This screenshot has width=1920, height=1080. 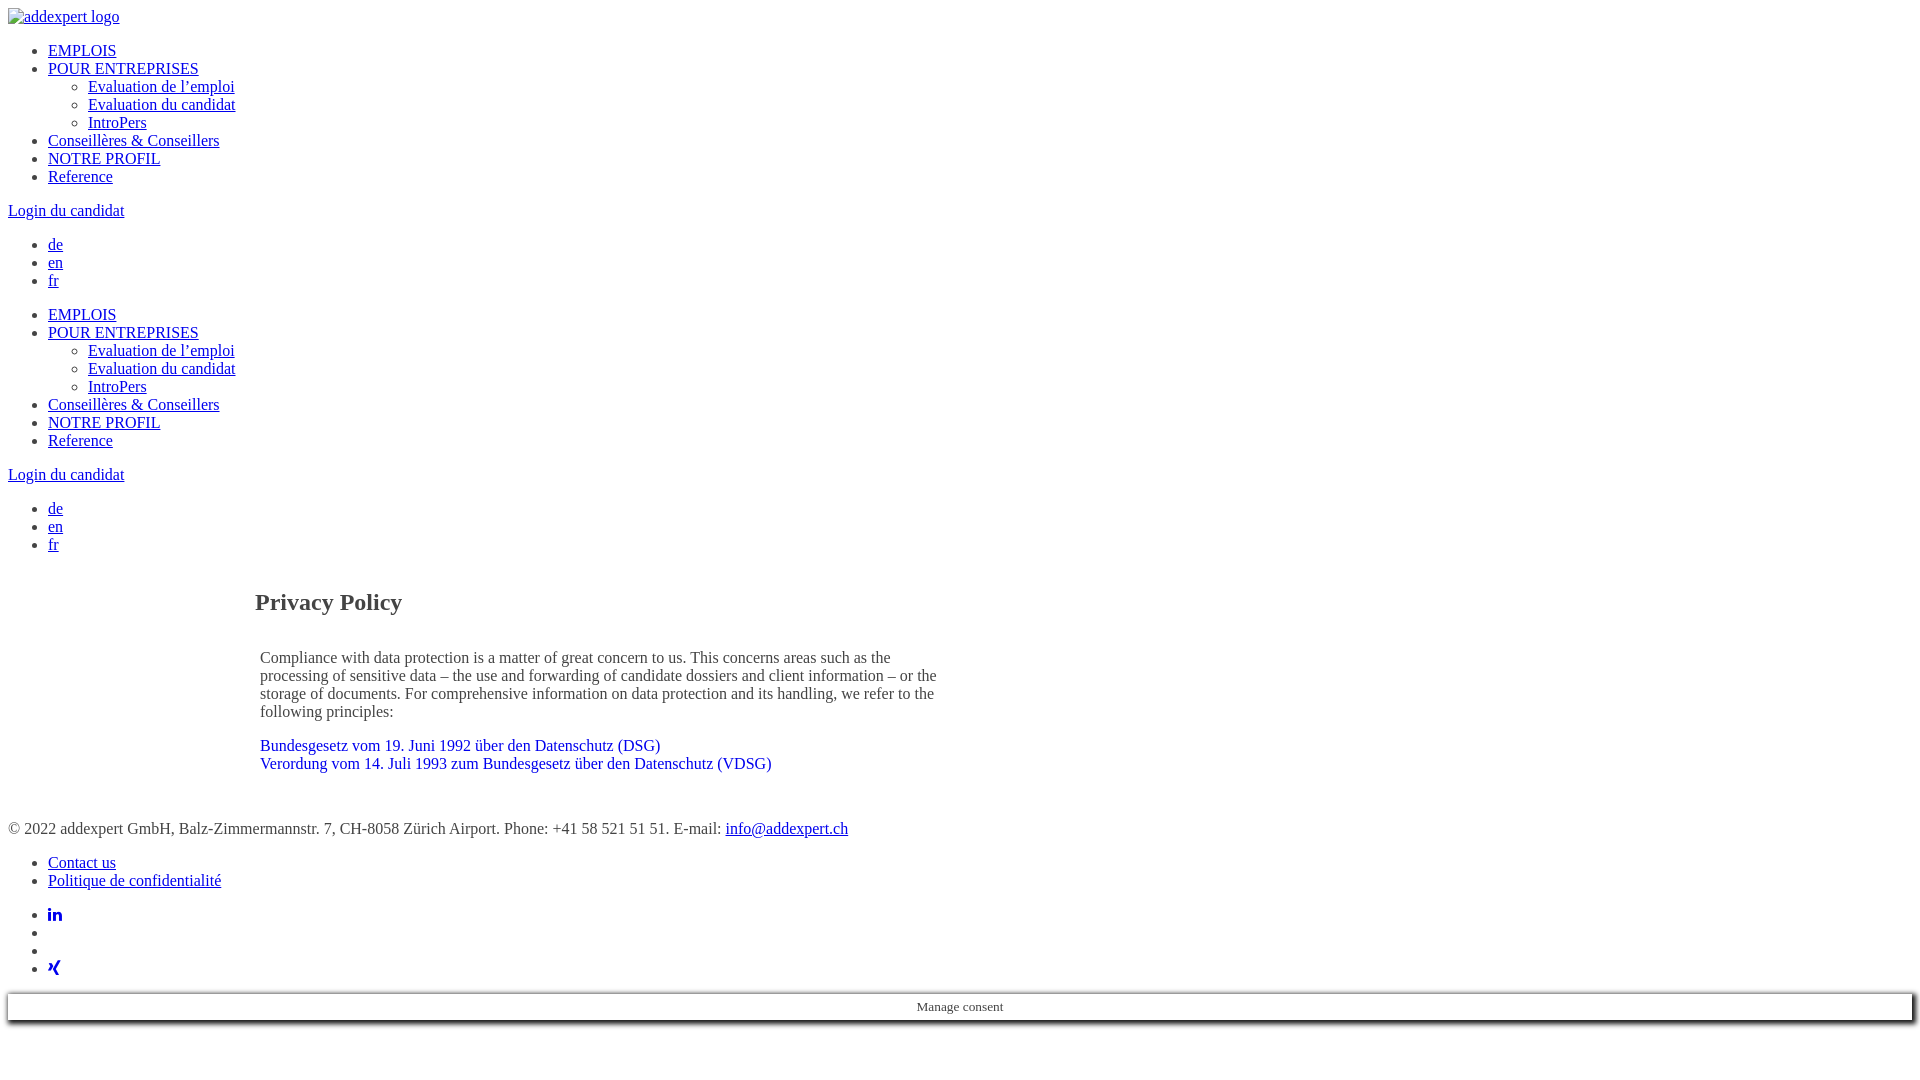 What do you see at coordinates (55, 261) in the screenshot?
I see `'en'` at bounding box center [55, 261].